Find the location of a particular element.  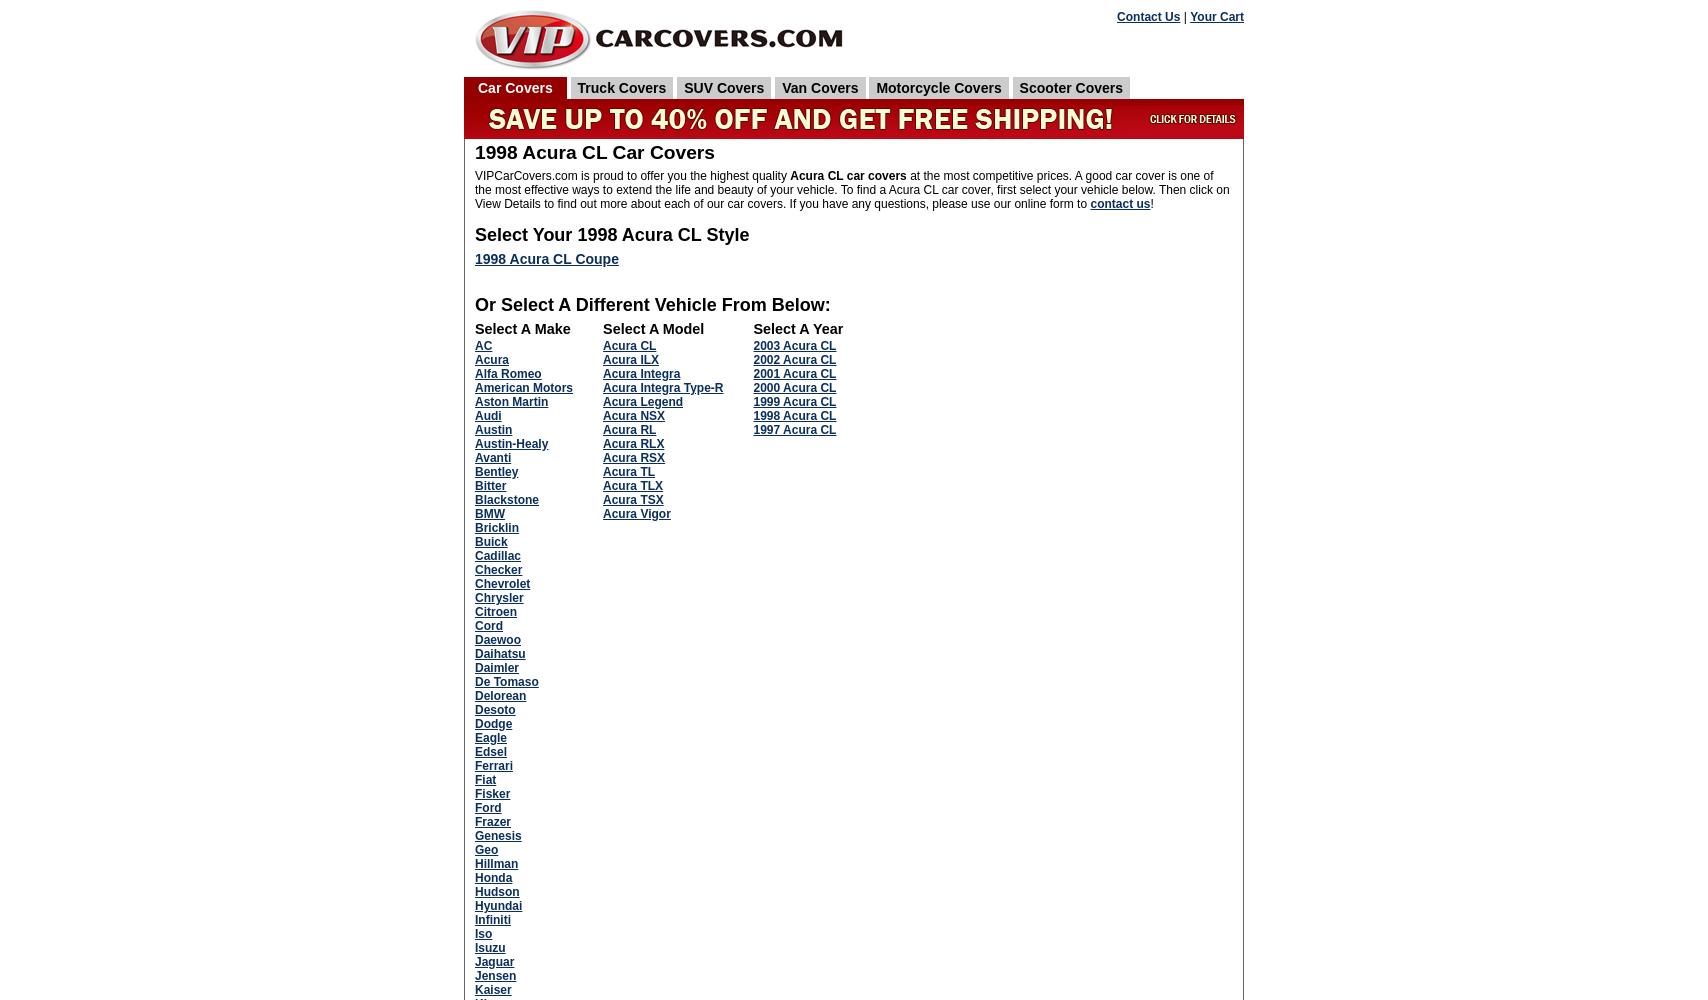

'2000 Acura CL' is located at coordinates (794, 387).